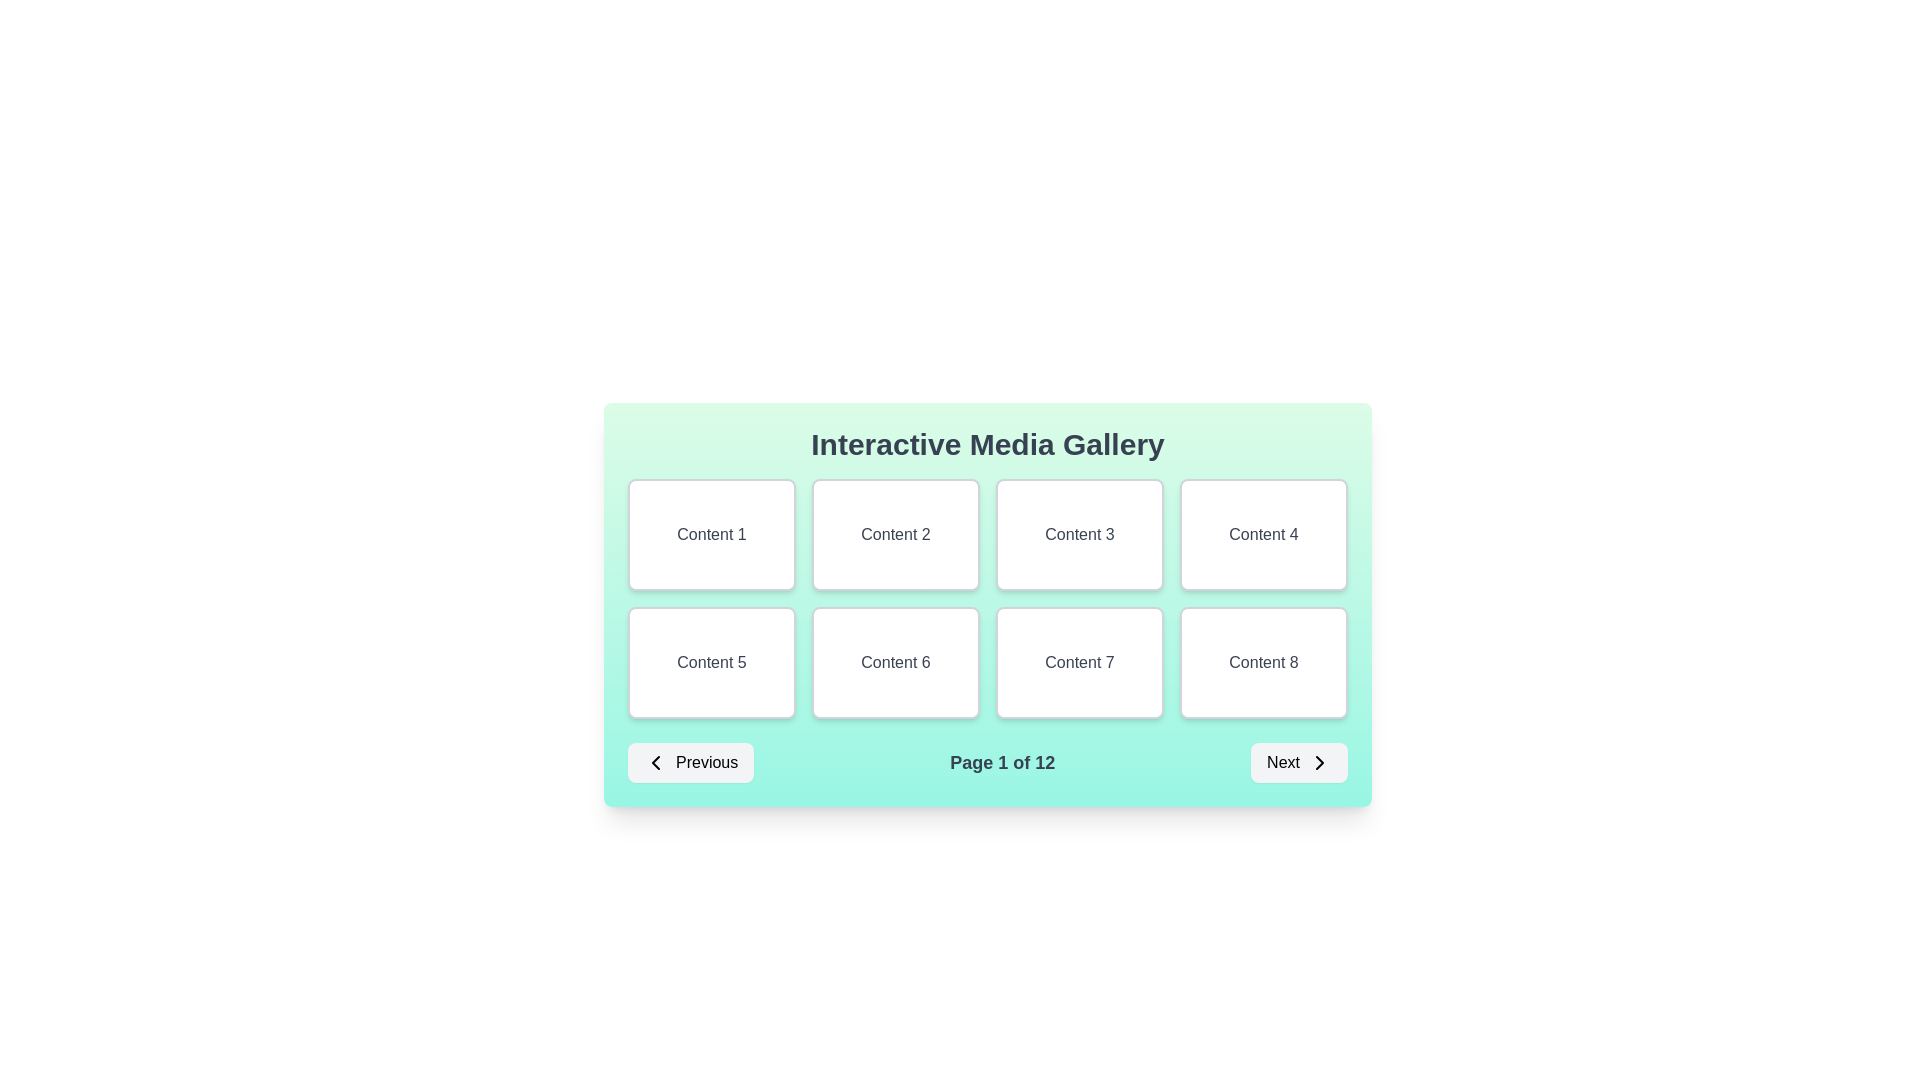  Describe the element at coordinates (1079, 534) in the screenshot. I see `the informational card labeled 'Content 3', which is the third card in the first row of a 4x2 grid layout` at that location.